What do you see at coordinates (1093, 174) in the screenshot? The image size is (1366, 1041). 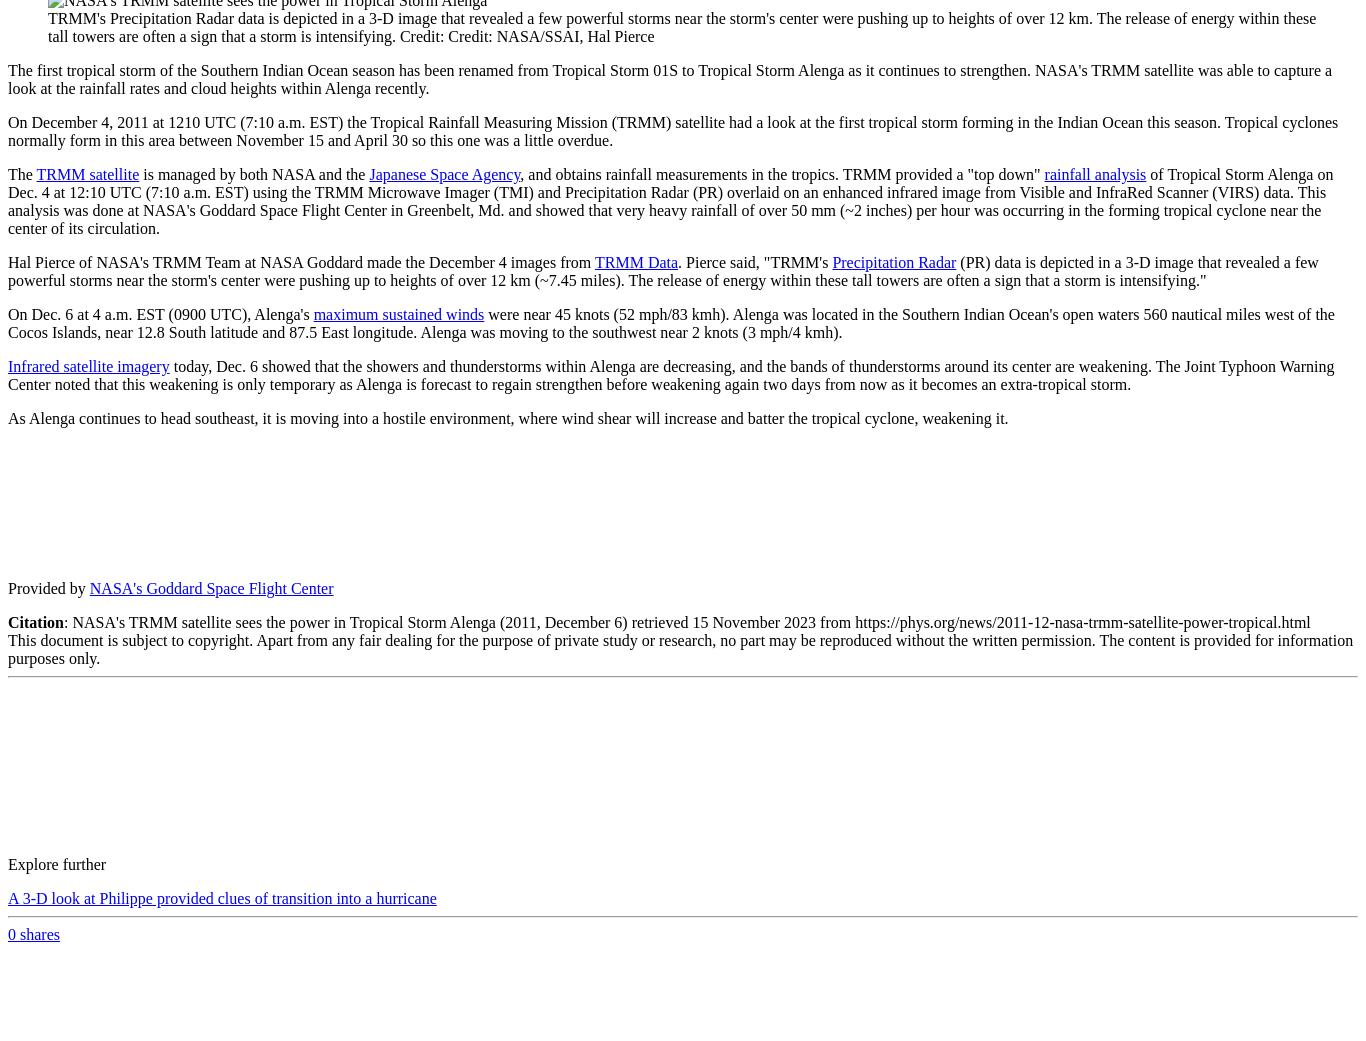 I see `'rainfall analysis'` at bounding box center [1093, 174].